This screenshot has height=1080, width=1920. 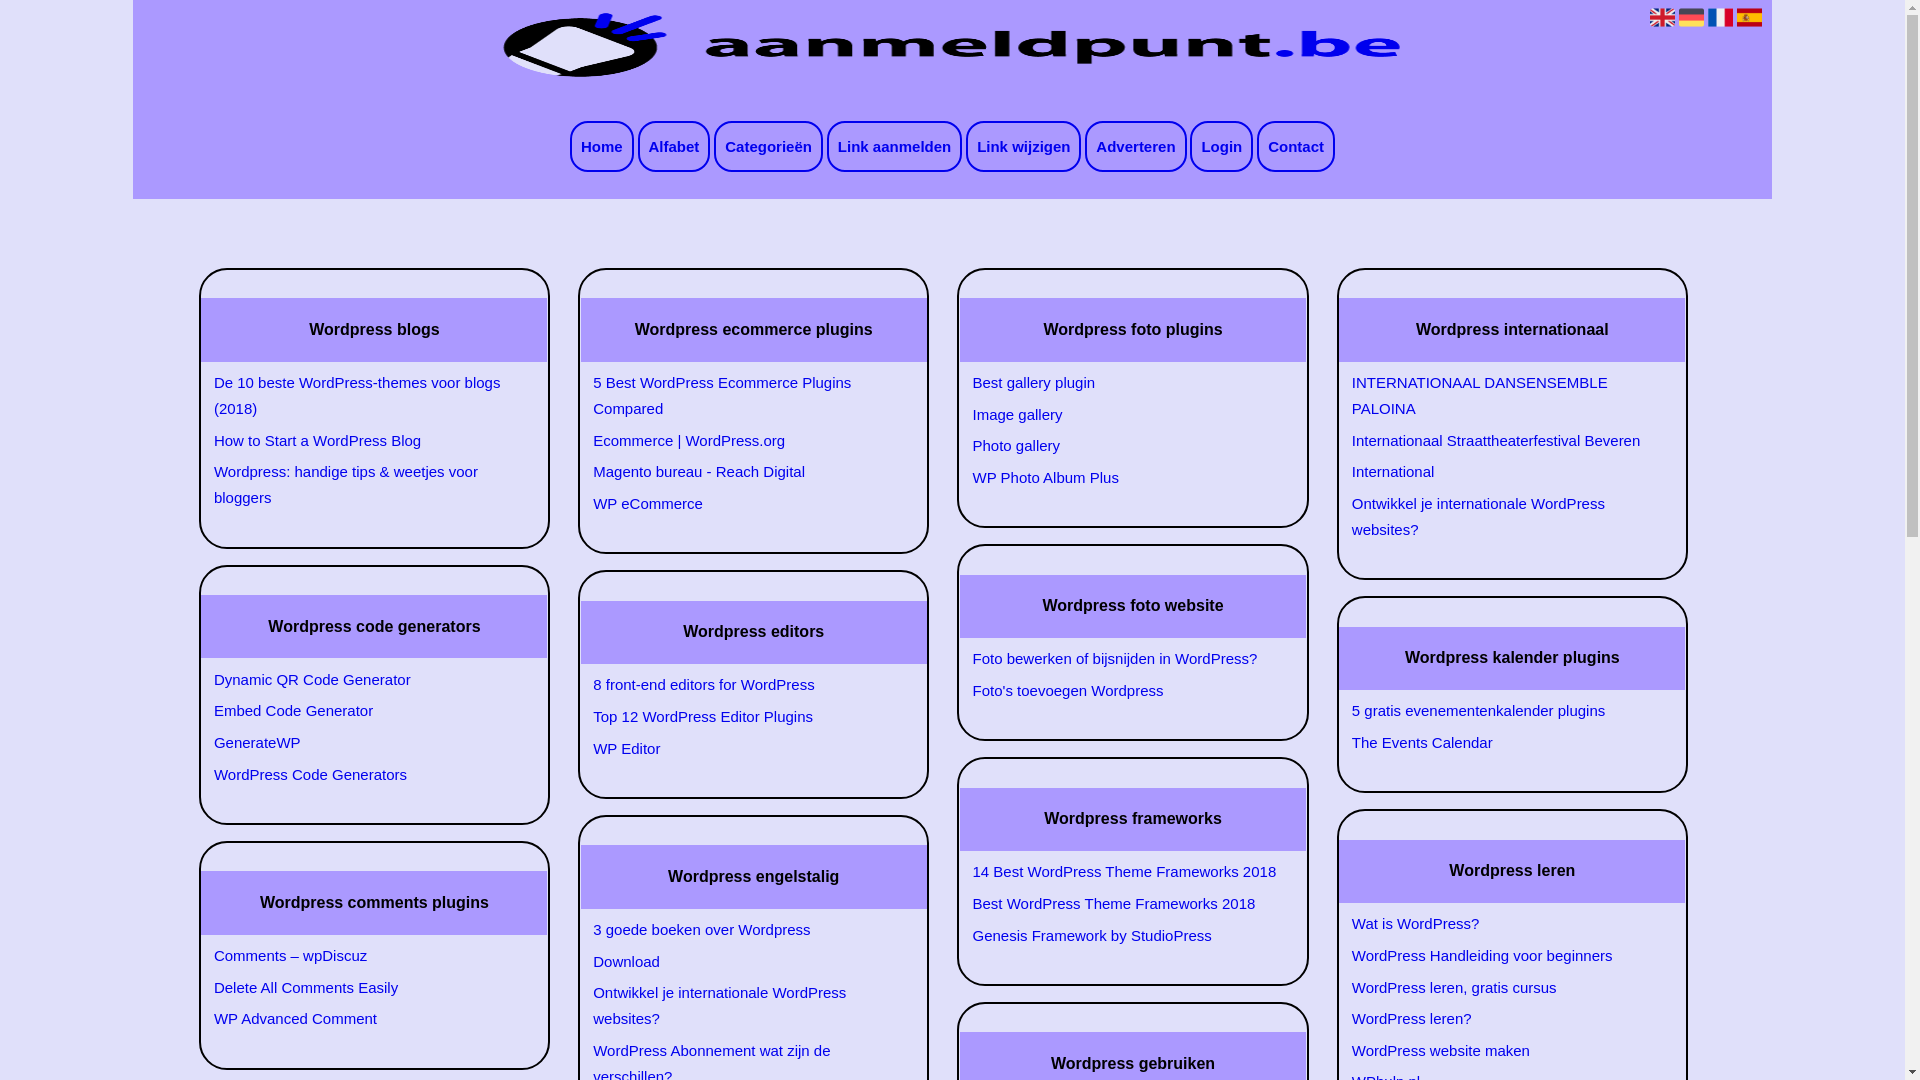 I want to click on 'Best gallery plugin', so click(x=1121, y=382).